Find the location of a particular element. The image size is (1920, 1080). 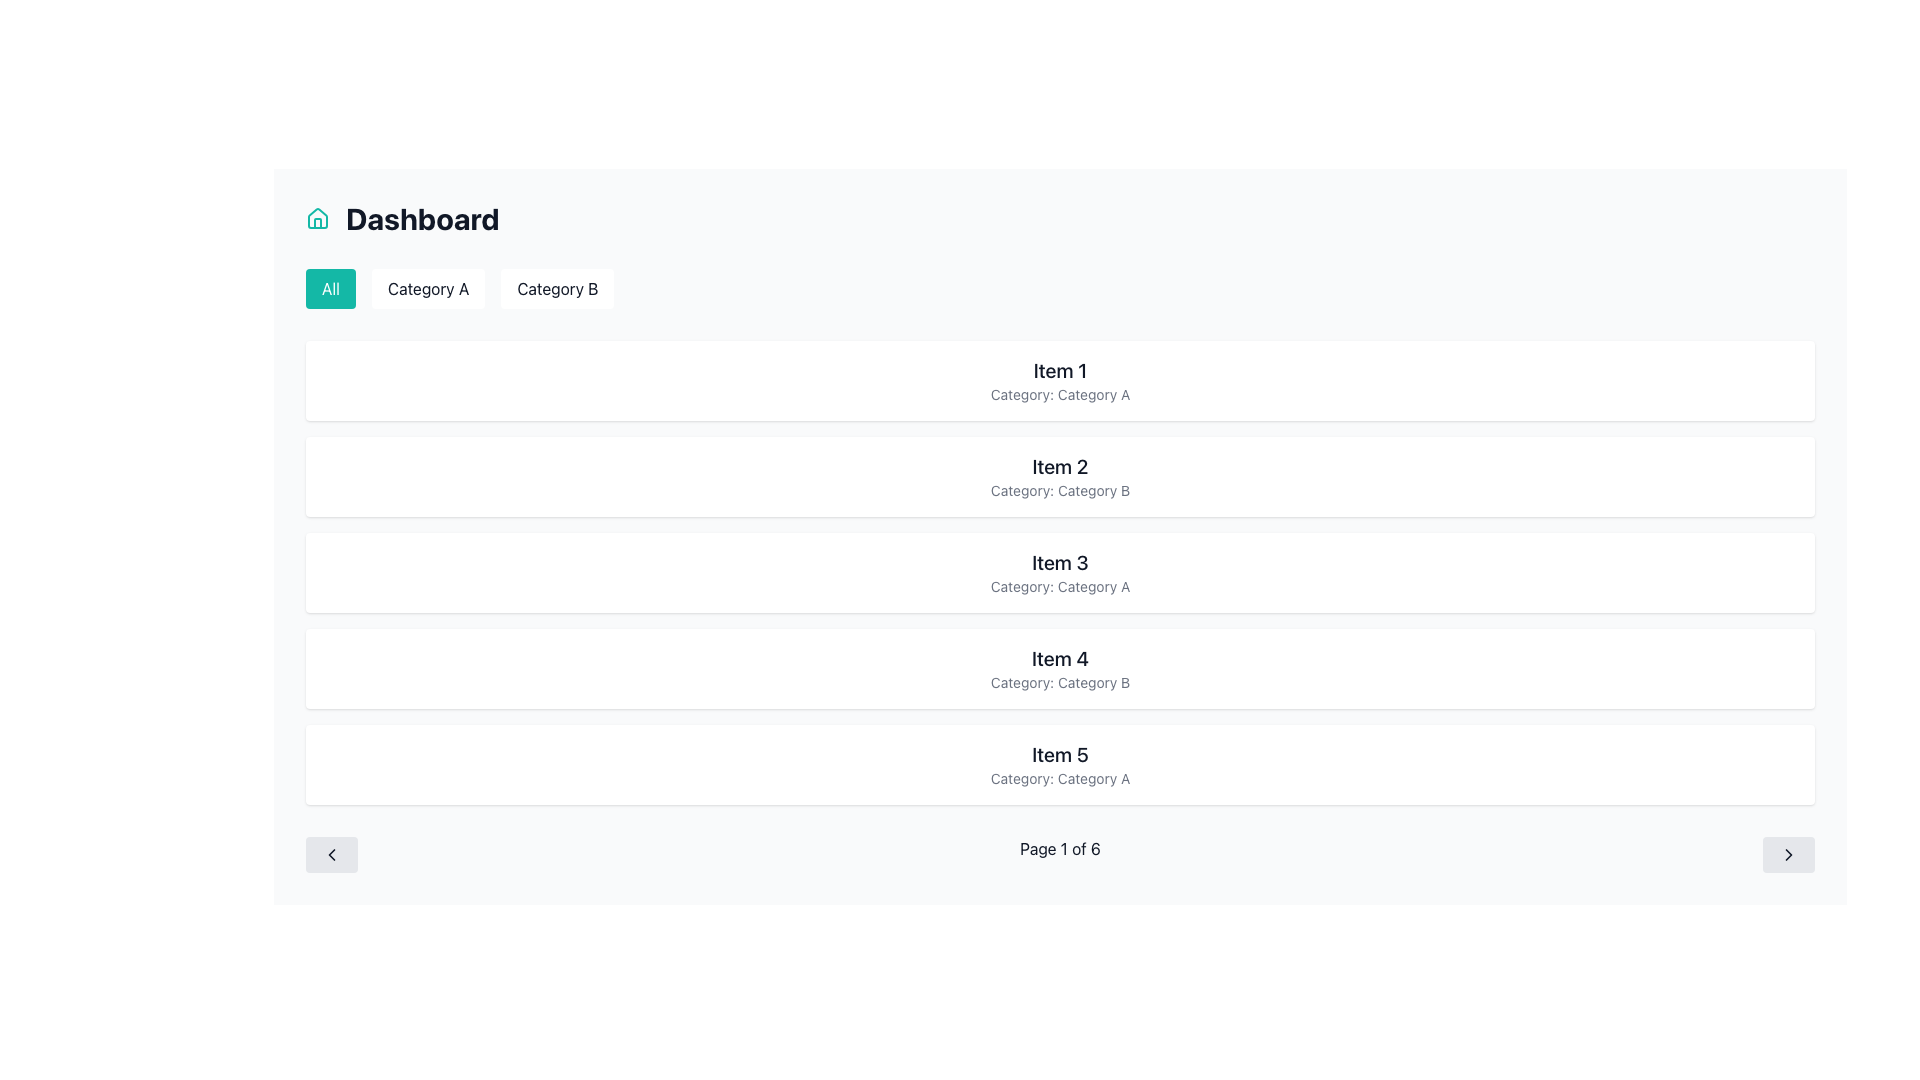

the 'All' button, which is the first button in a row of three buttons under the 'Dashboard' heading is located at coordinates (331, 289).